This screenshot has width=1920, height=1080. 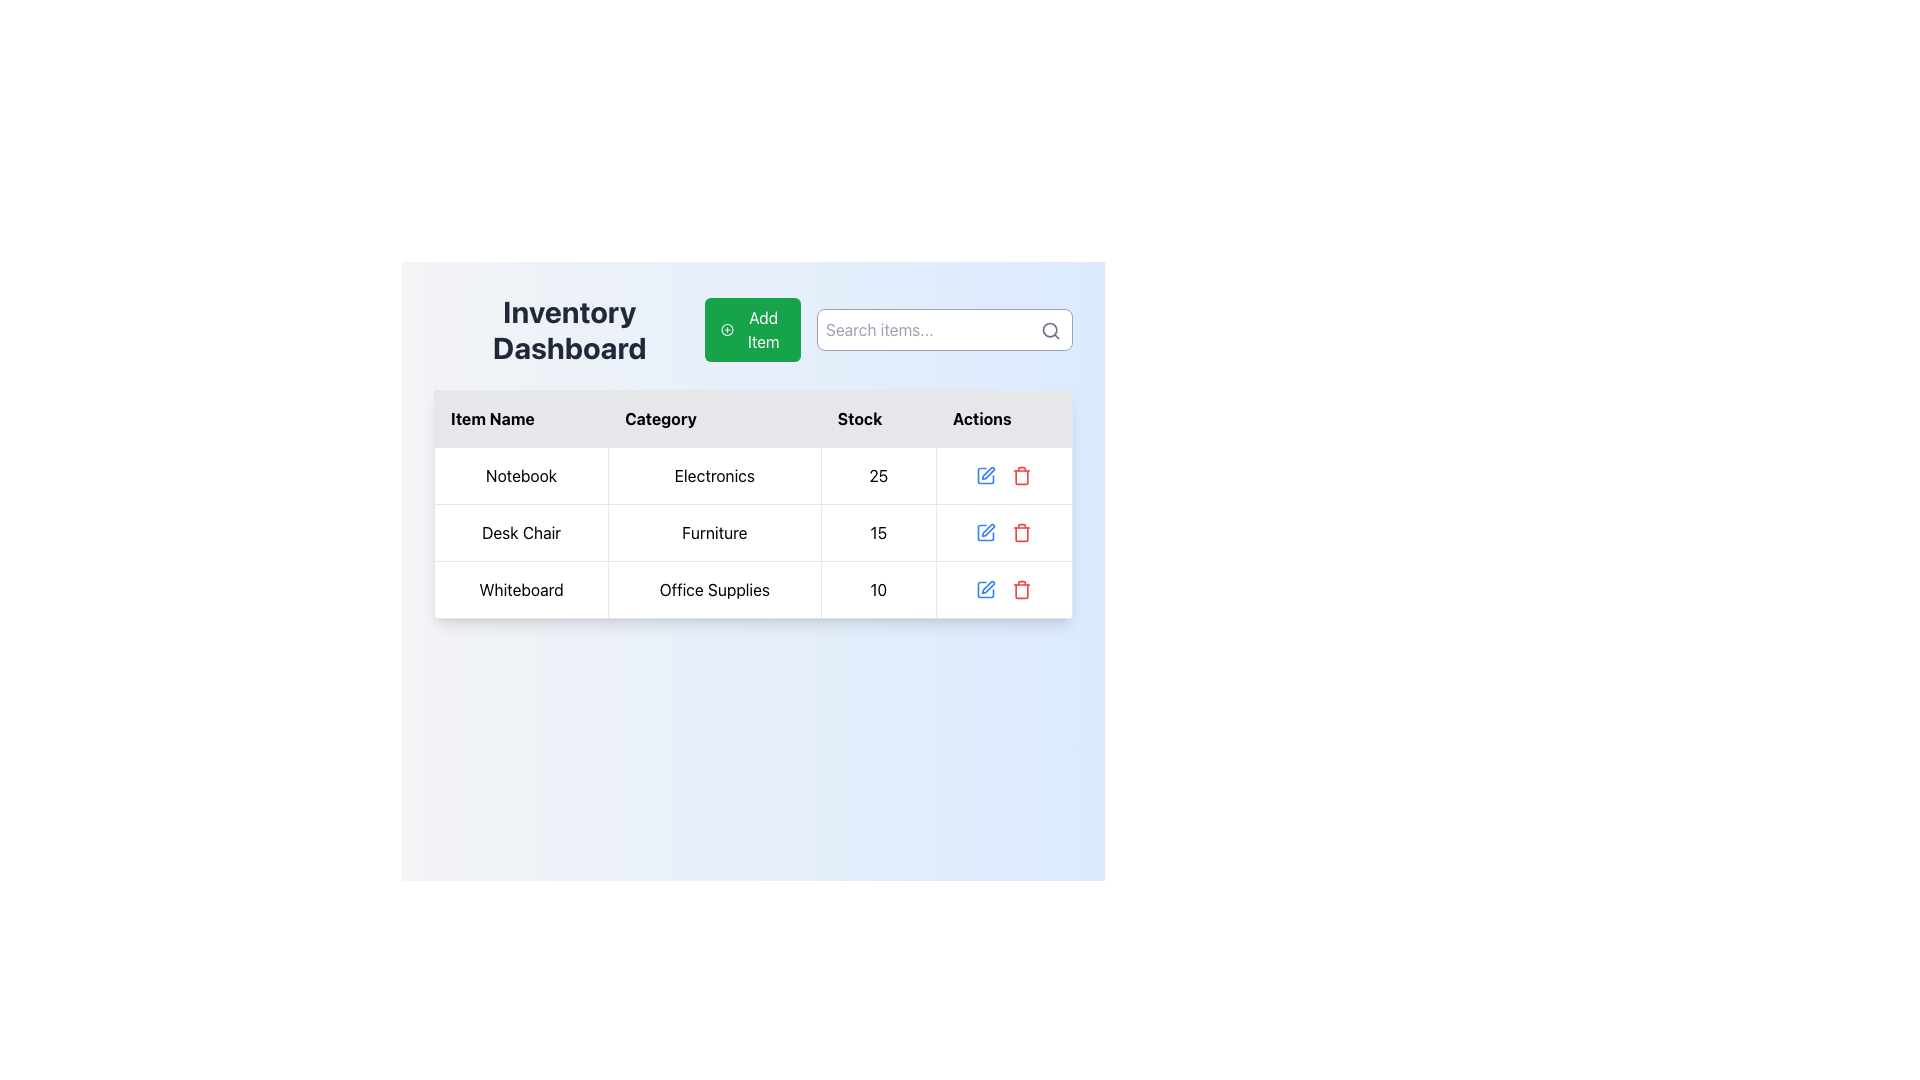 I want to click on the text box displaying the number '25' under the 'Stock' column for the 'Notebook' entry in the table, so click(x=878, y=475).